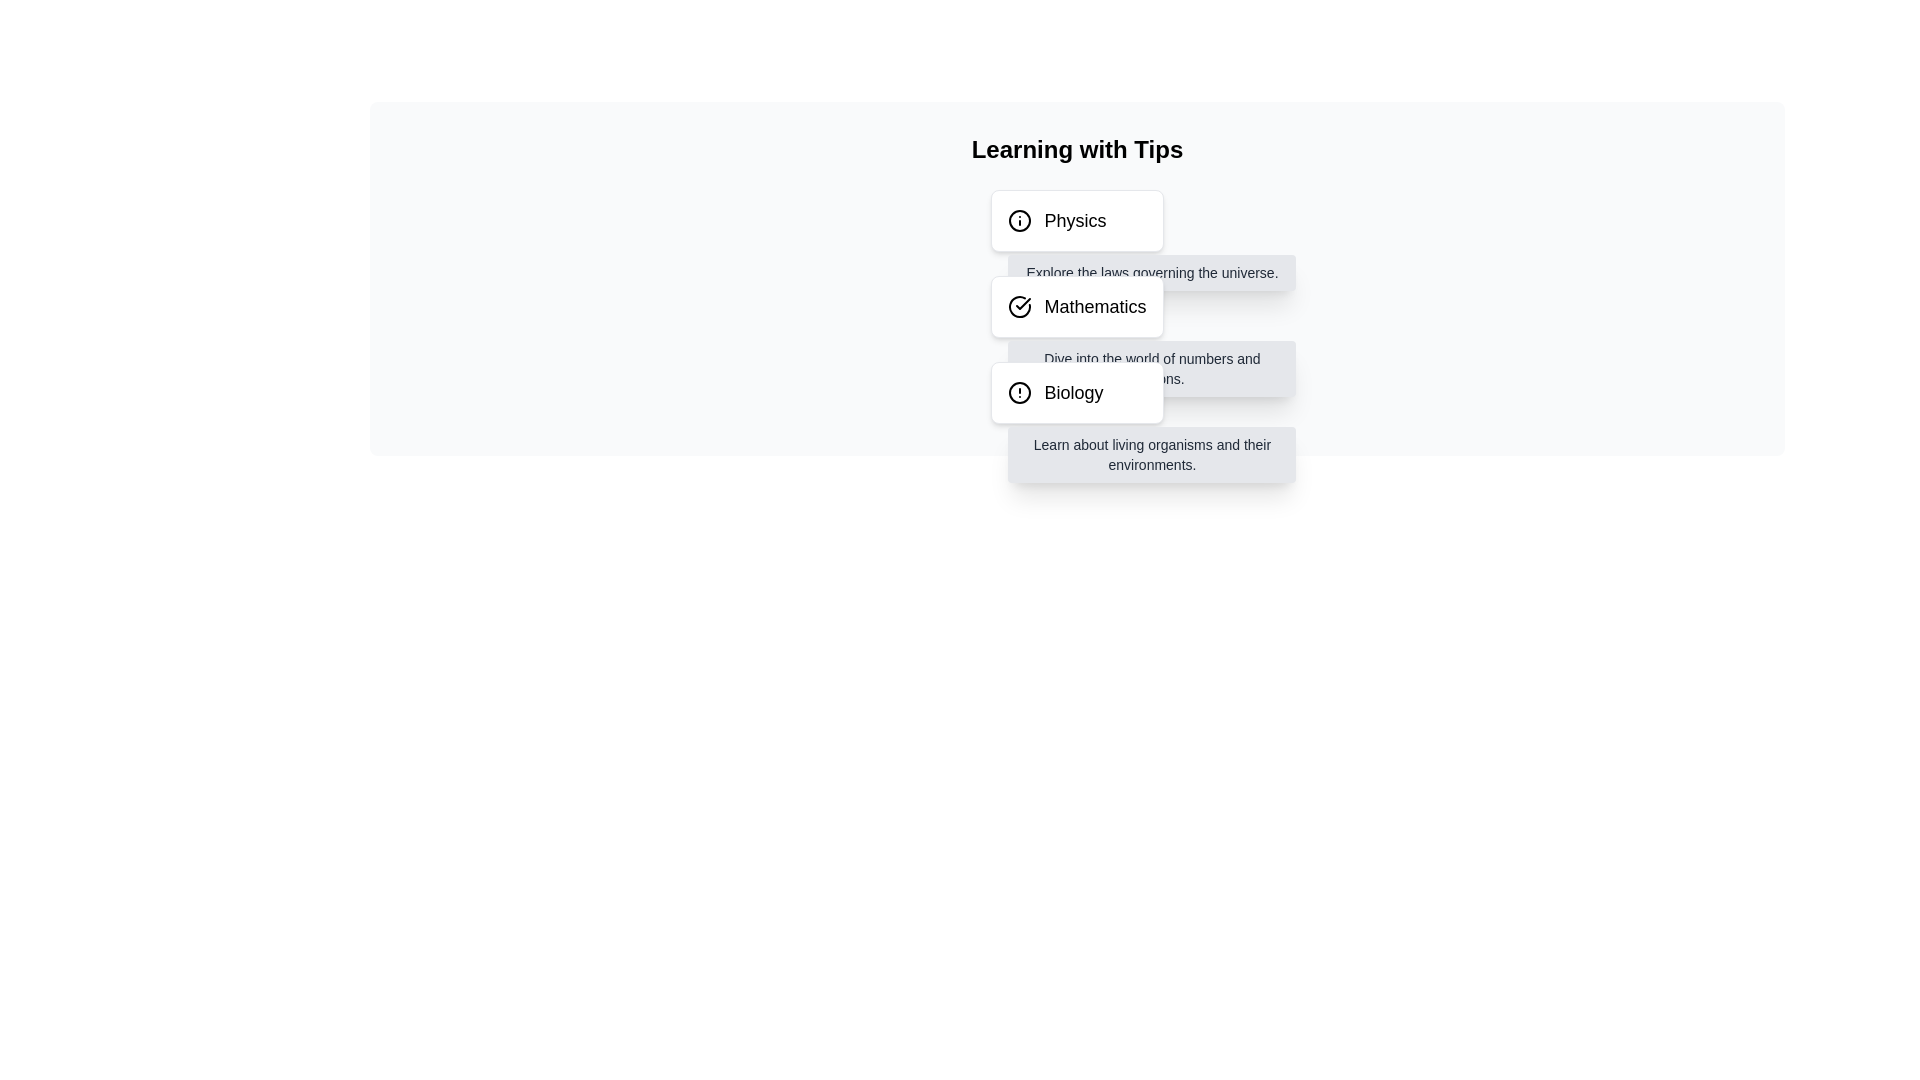 Image resolution: width=1920 pixels, height=1080 pixels. Describe the element at coordinates (1076, 307) in the screenshot. I see `the 'Mathematics' text label, which is styled in bold and located to the right of a checkmark icon within the second card of a vertically stacked list` at that location.